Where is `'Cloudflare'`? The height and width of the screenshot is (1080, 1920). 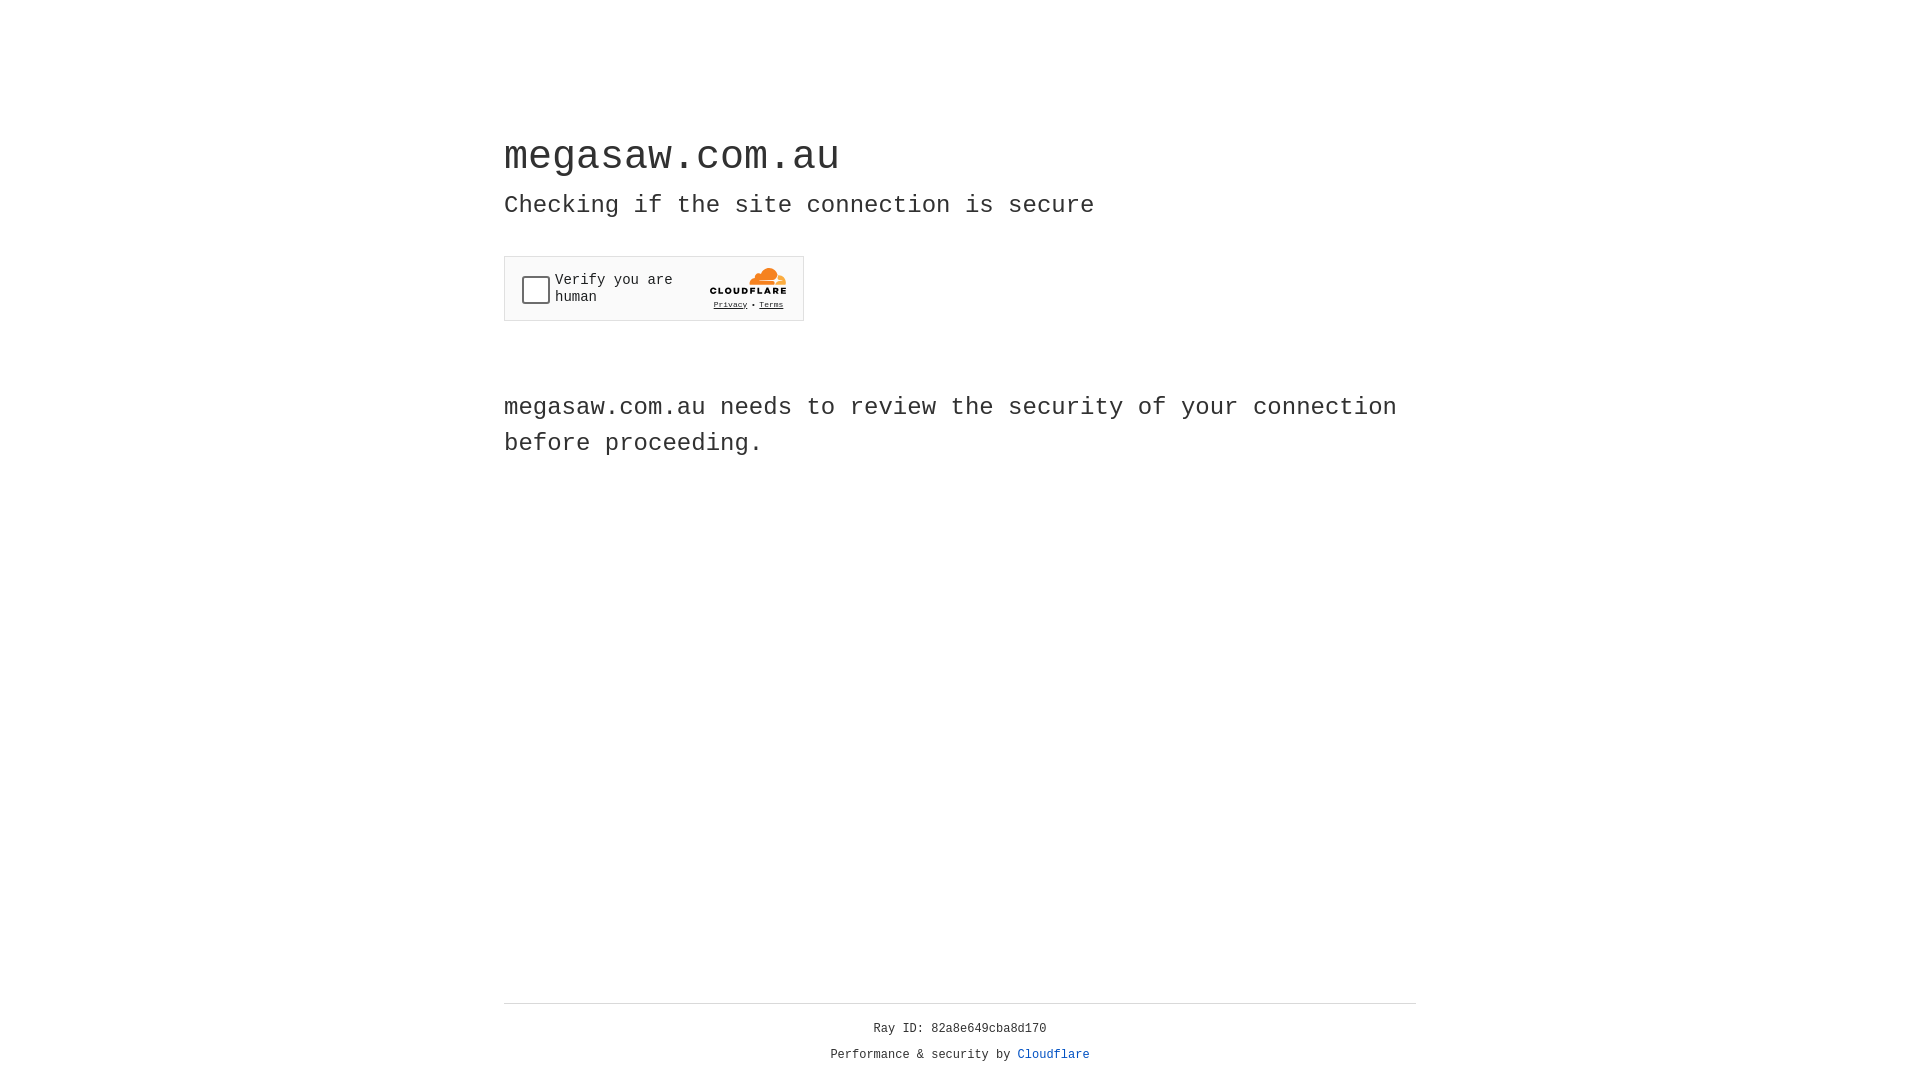 'Cloudflare' is located at coordinates (1017, 1054).